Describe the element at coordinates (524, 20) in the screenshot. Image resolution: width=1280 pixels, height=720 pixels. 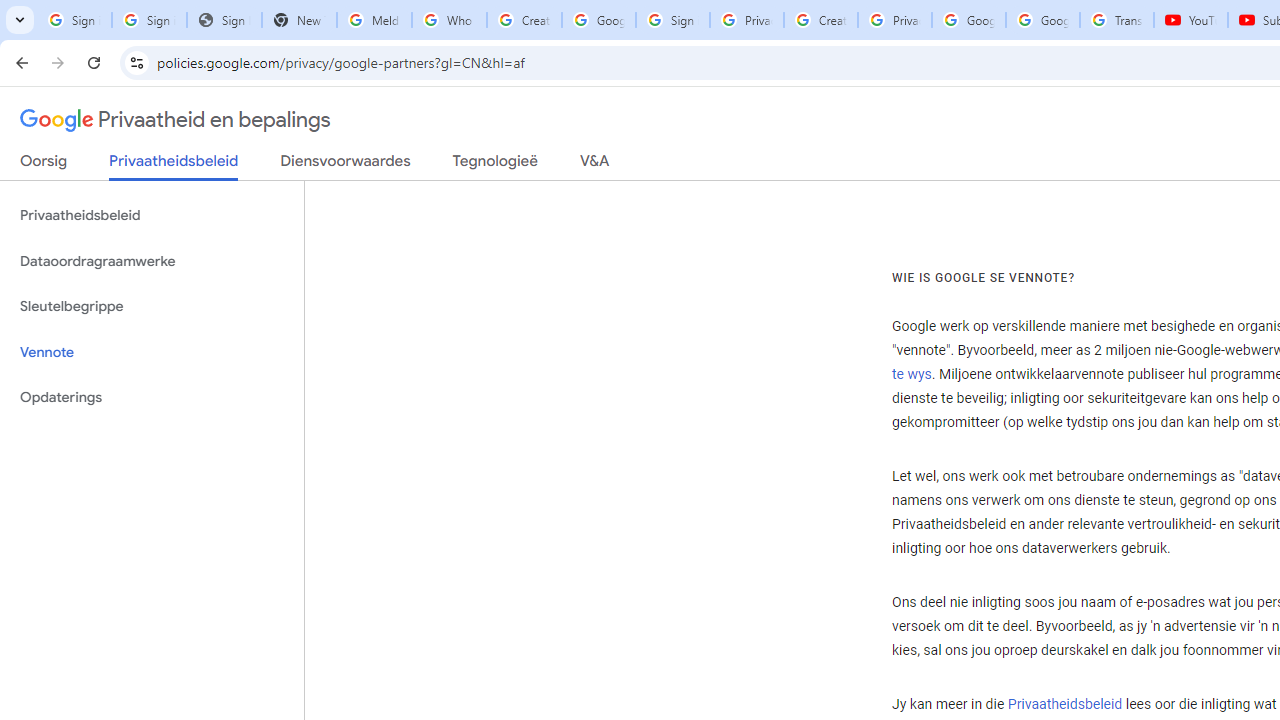
I see `'Create your Google Account'` at that location.